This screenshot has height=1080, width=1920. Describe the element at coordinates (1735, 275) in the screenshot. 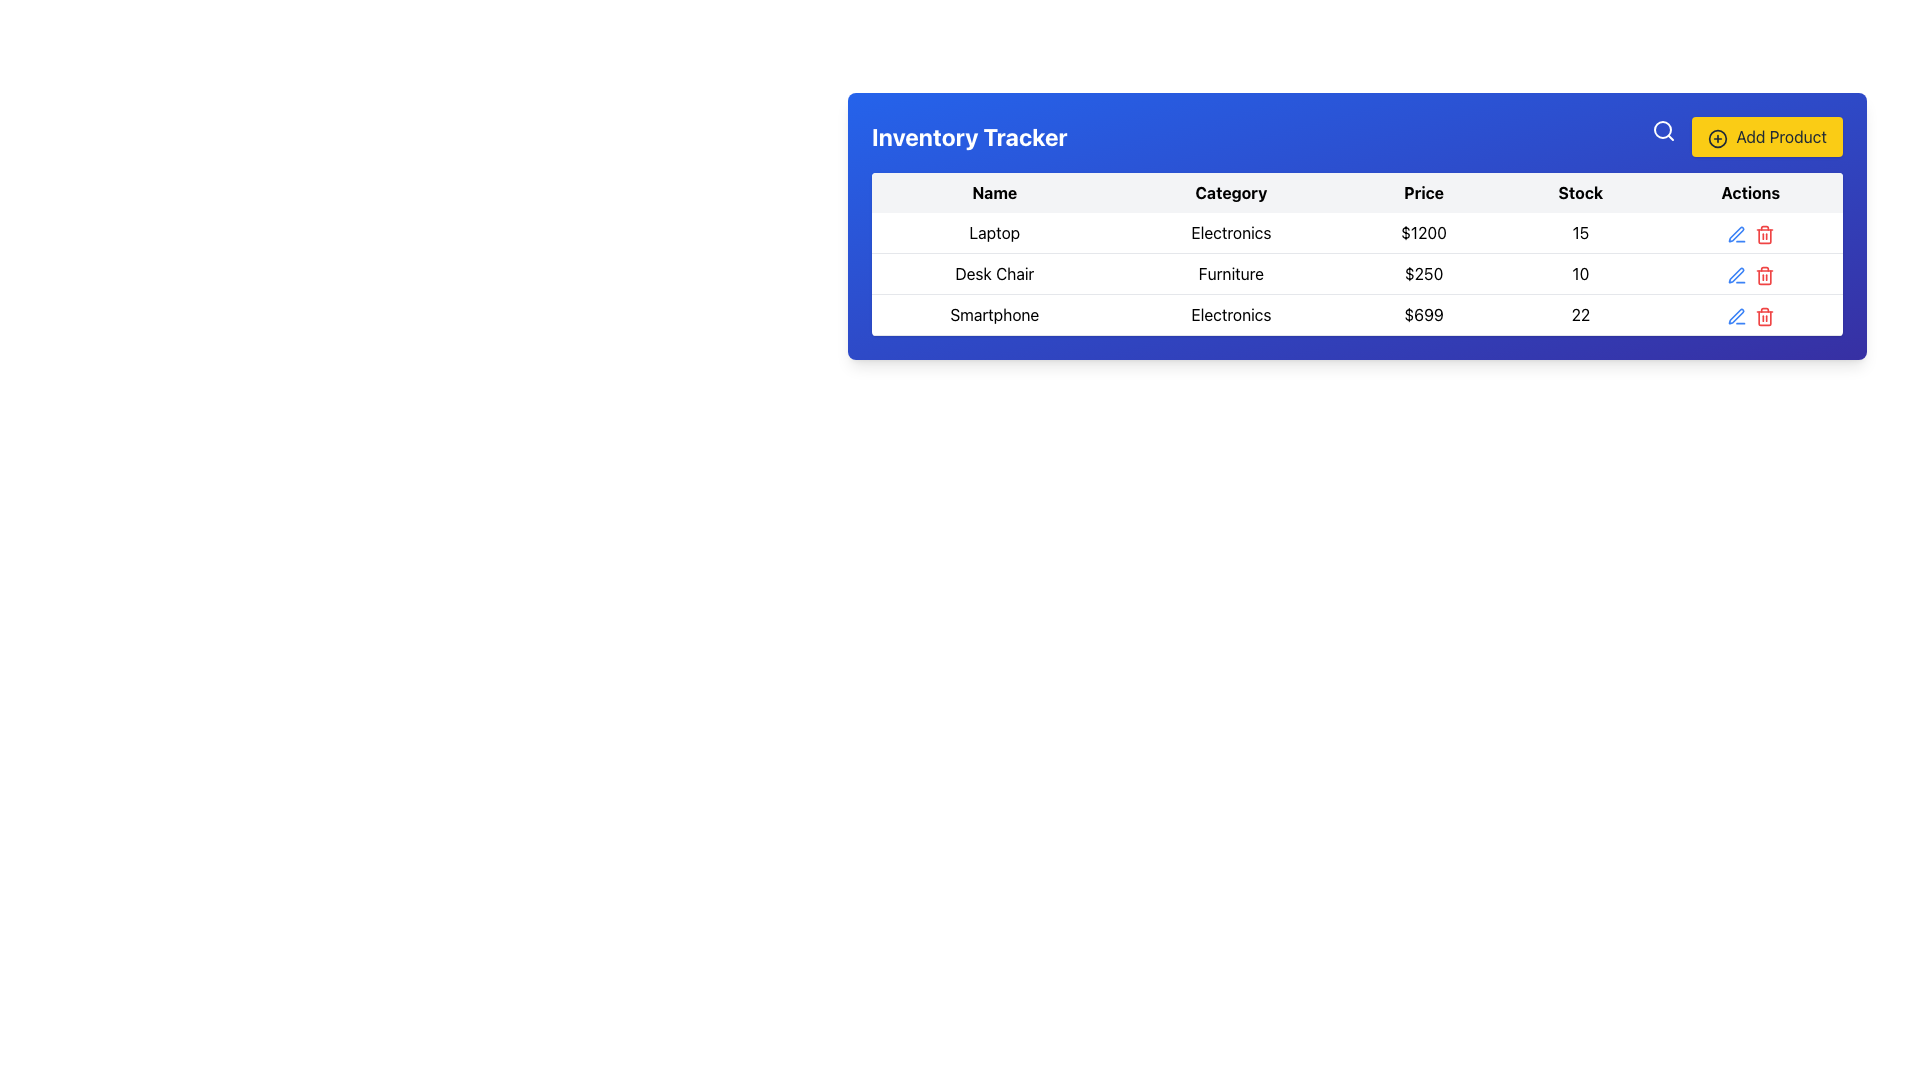

I see `the icon button located` at that location.